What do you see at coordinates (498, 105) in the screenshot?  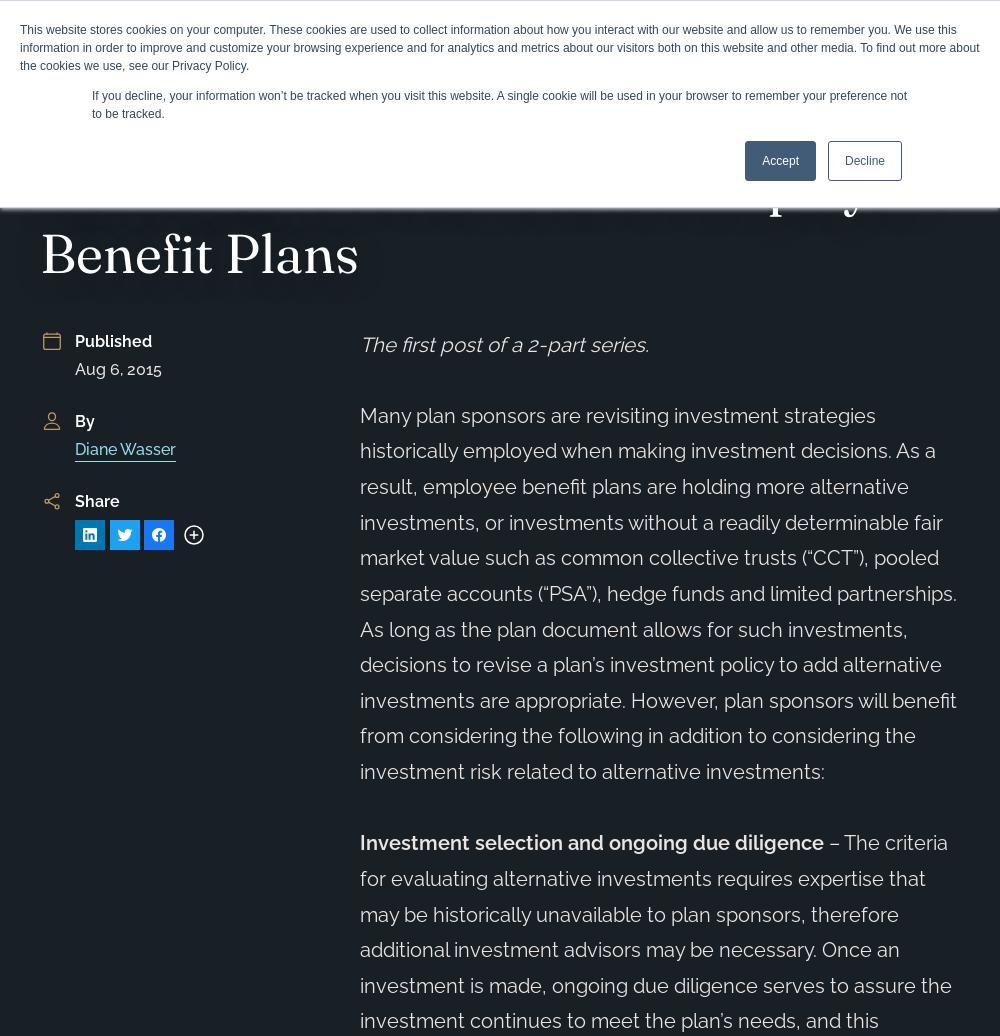 I see `'If you decline, your information won’t be tracked when you visit this website. A single cookie will be used in your browser to remember your preference not to be tracked.'` at bounding box center [498, 105].